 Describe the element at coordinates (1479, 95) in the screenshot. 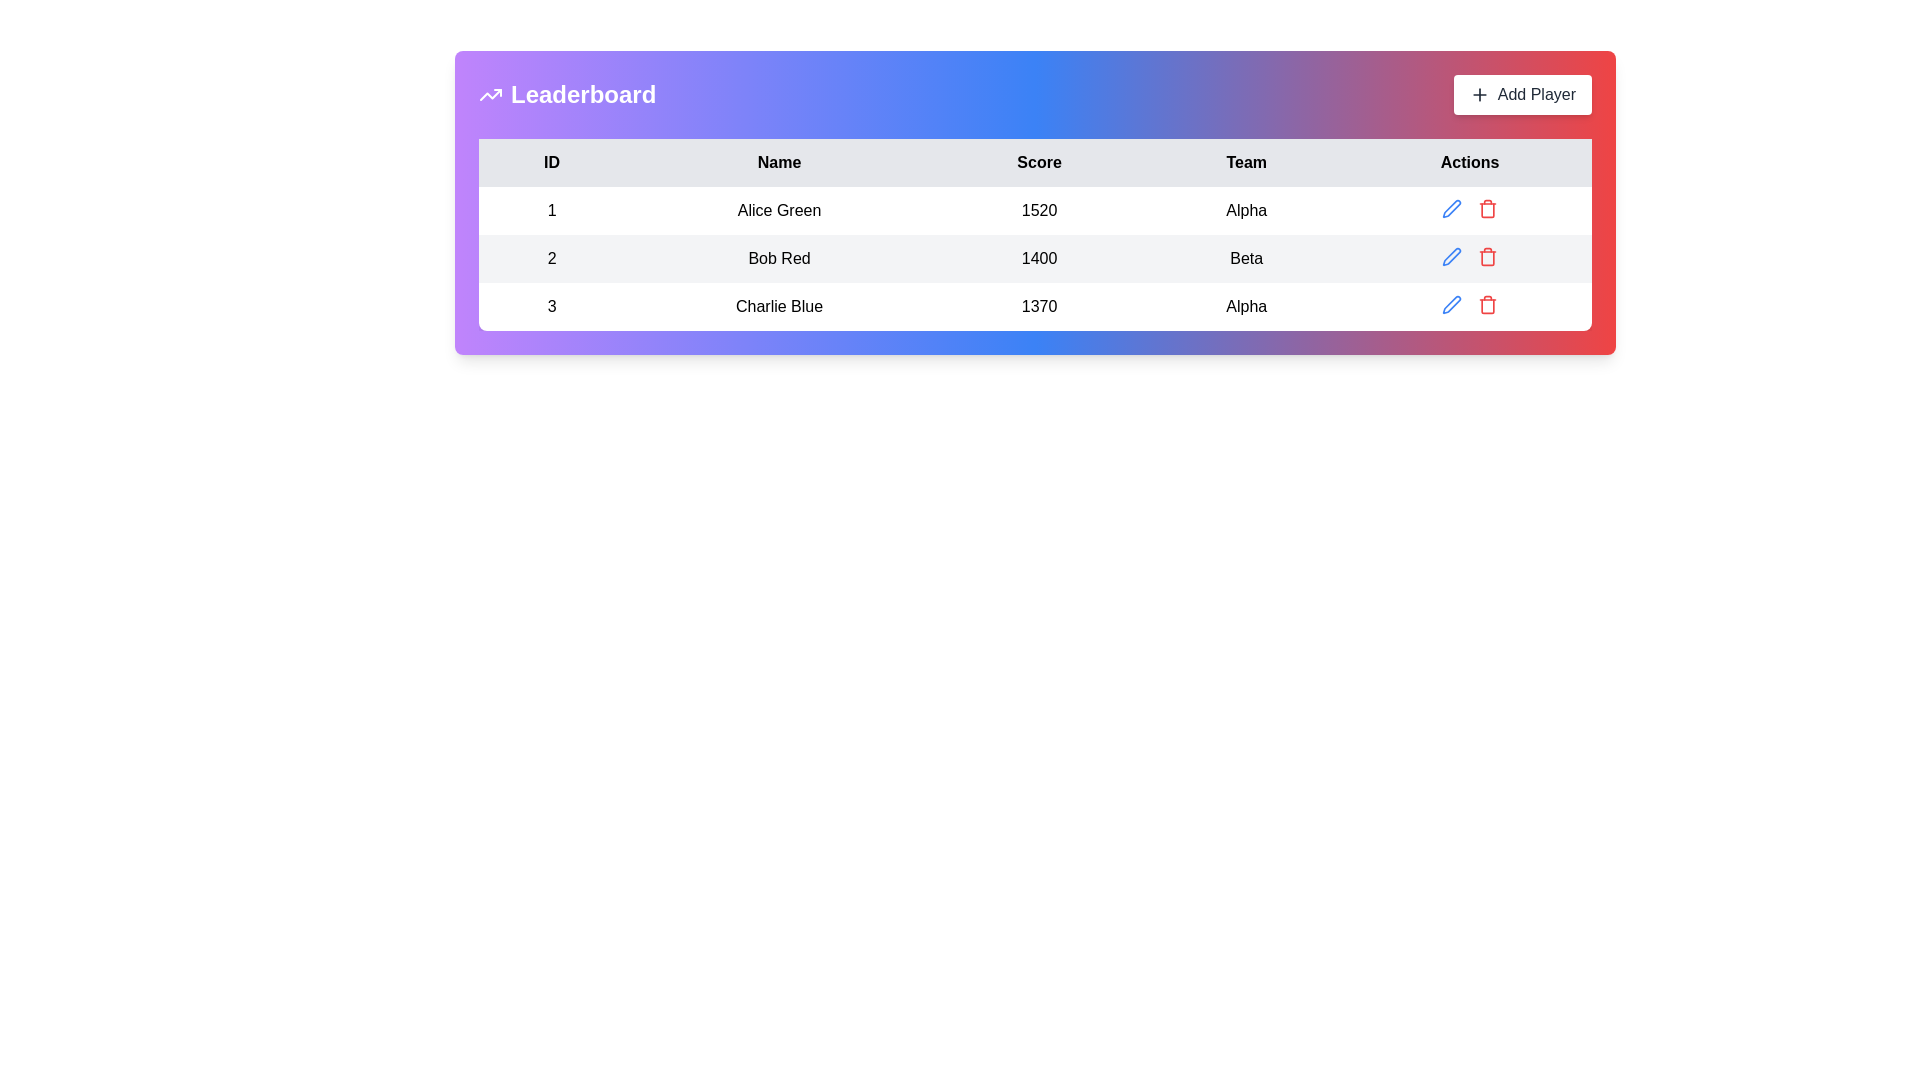

I see `the icon that serves as a visual indicator for the action of adding a new player, located at the top-right corner above the leaderboard table, next to the 'Add Player' text` at that location.